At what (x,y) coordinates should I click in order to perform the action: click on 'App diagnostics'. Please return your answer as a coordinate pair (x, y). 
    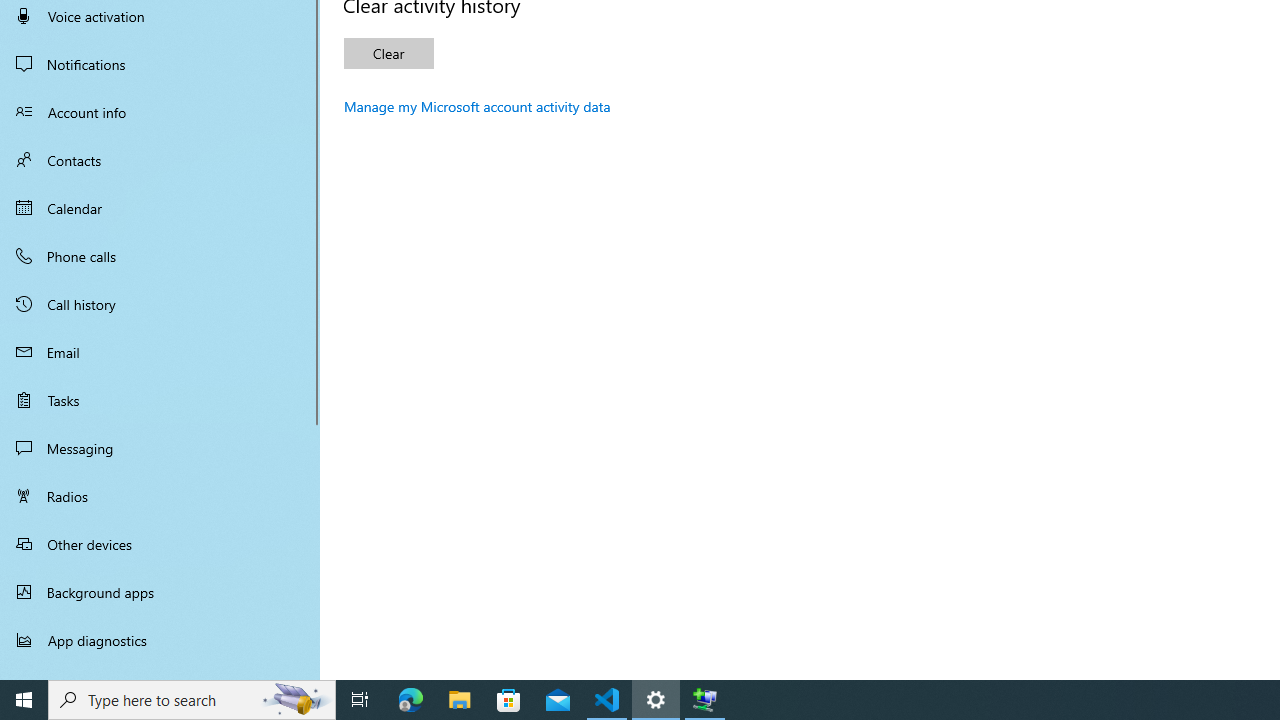
    Looking at the image, I should click on (160, 640).